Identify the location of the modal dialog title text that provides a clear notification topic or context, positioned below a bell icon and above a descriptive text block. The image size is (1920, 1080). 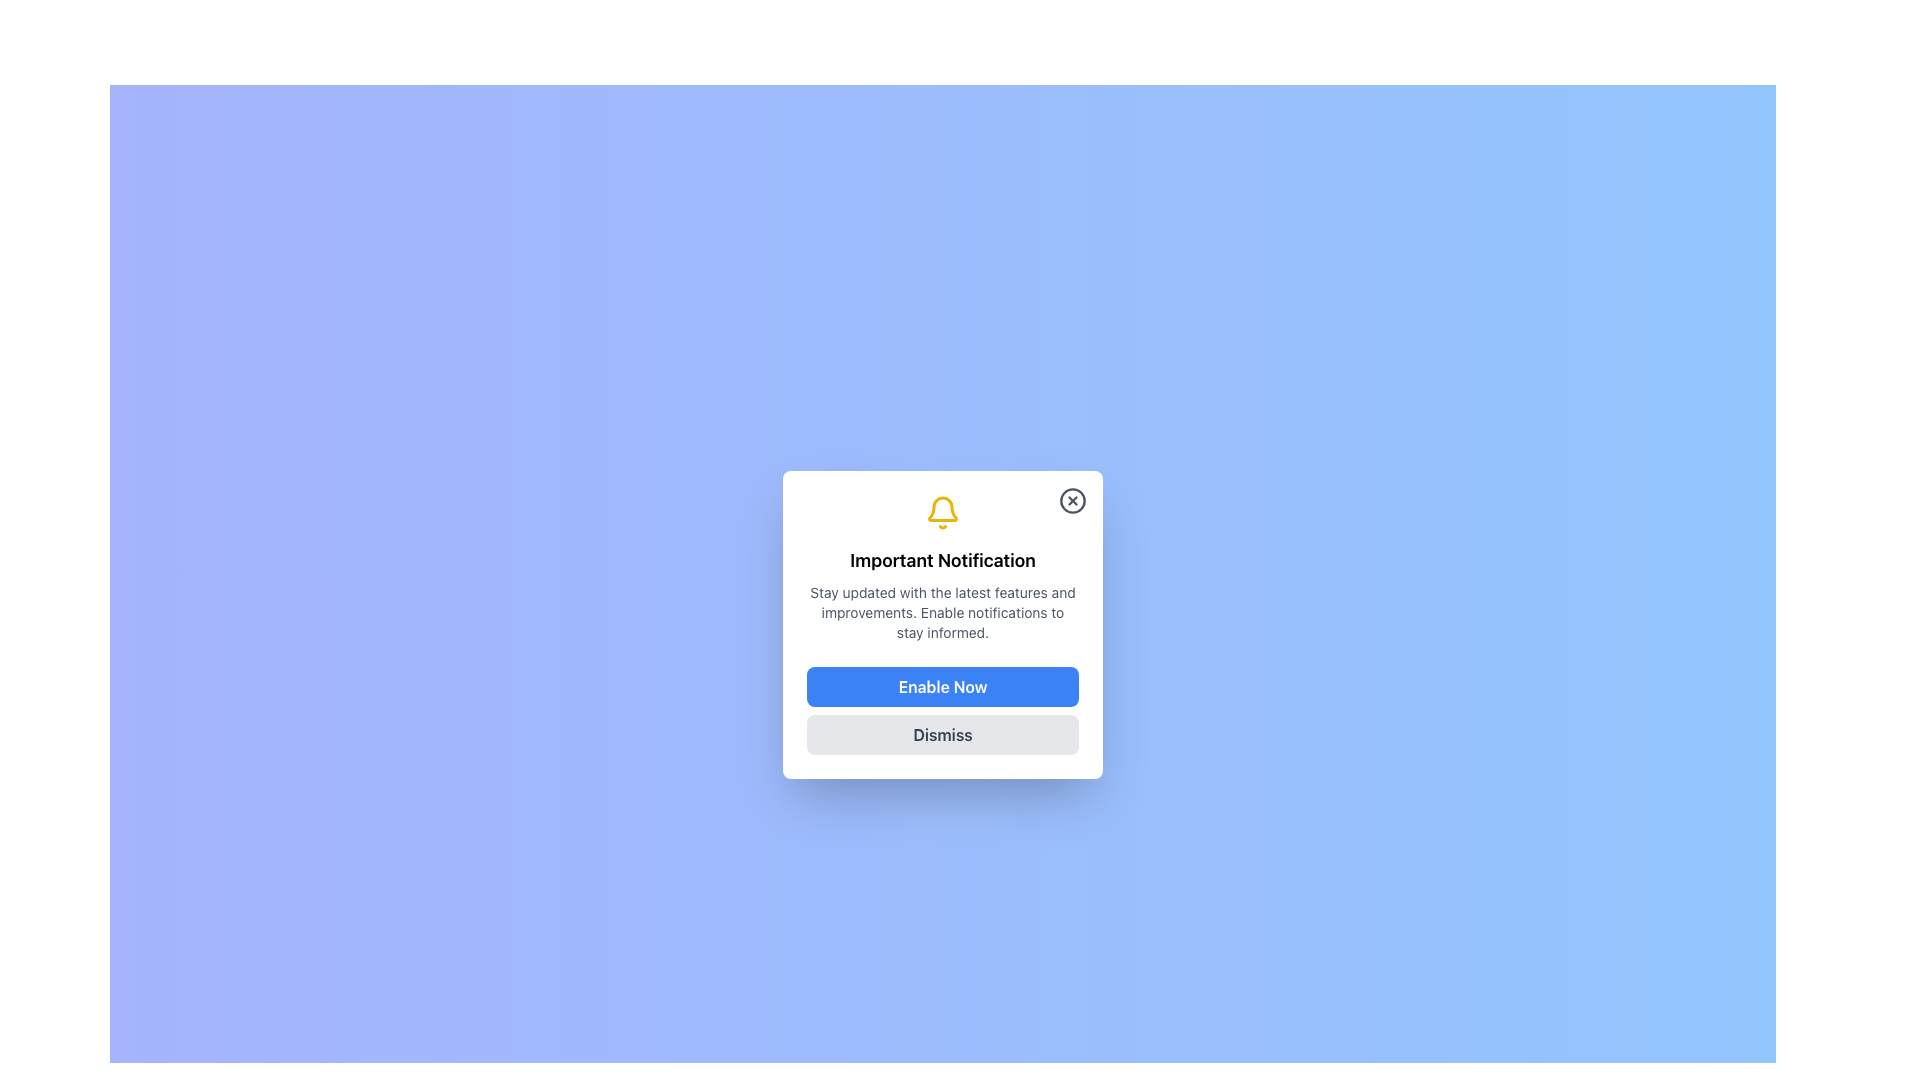
(941, 560).